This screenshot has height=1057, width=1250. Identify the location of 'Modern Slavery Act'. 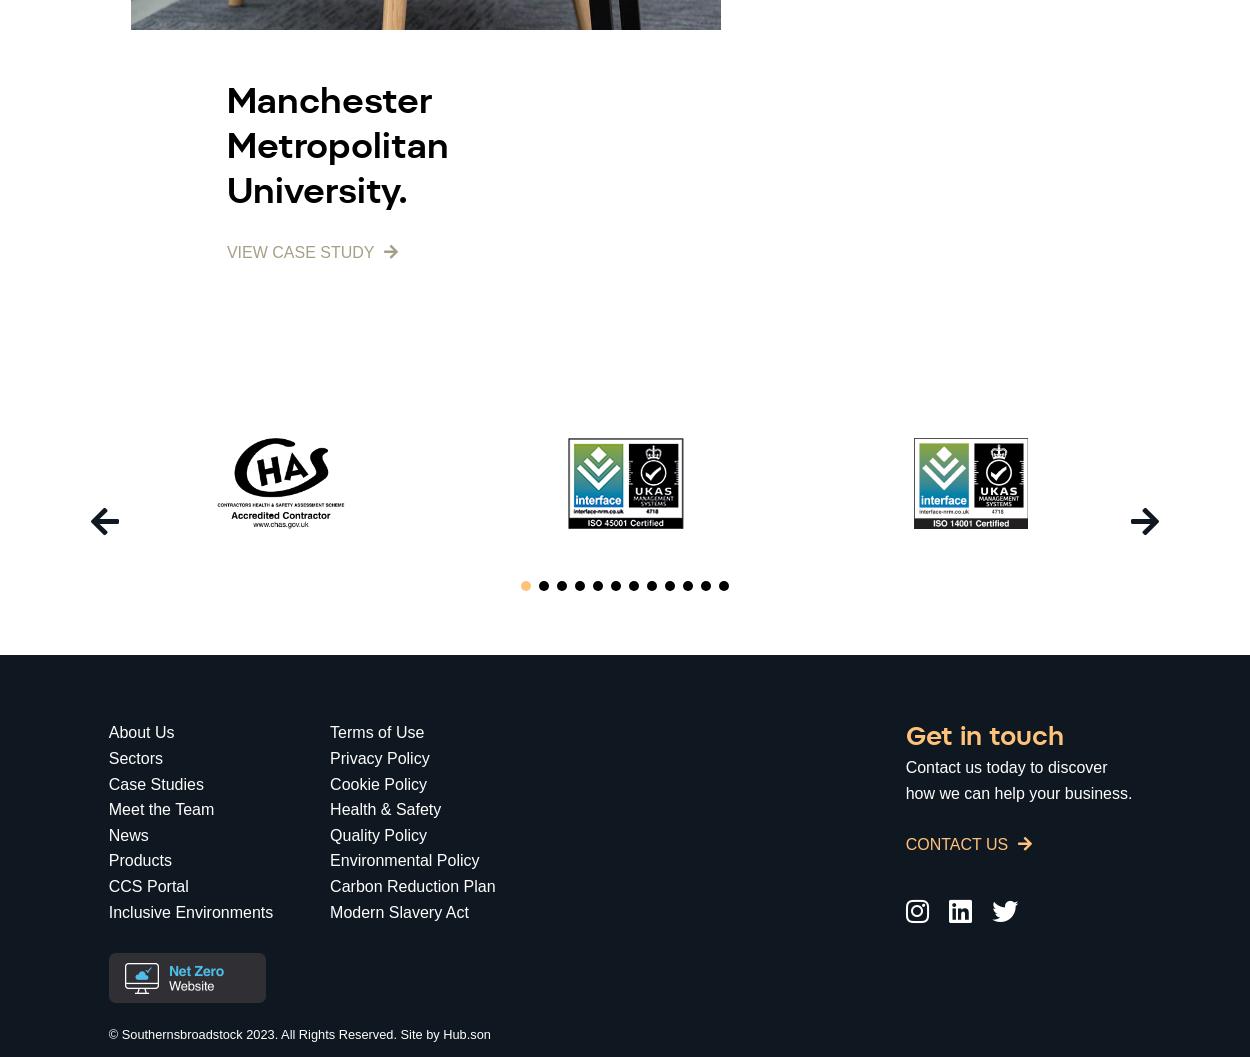
(399, 911).